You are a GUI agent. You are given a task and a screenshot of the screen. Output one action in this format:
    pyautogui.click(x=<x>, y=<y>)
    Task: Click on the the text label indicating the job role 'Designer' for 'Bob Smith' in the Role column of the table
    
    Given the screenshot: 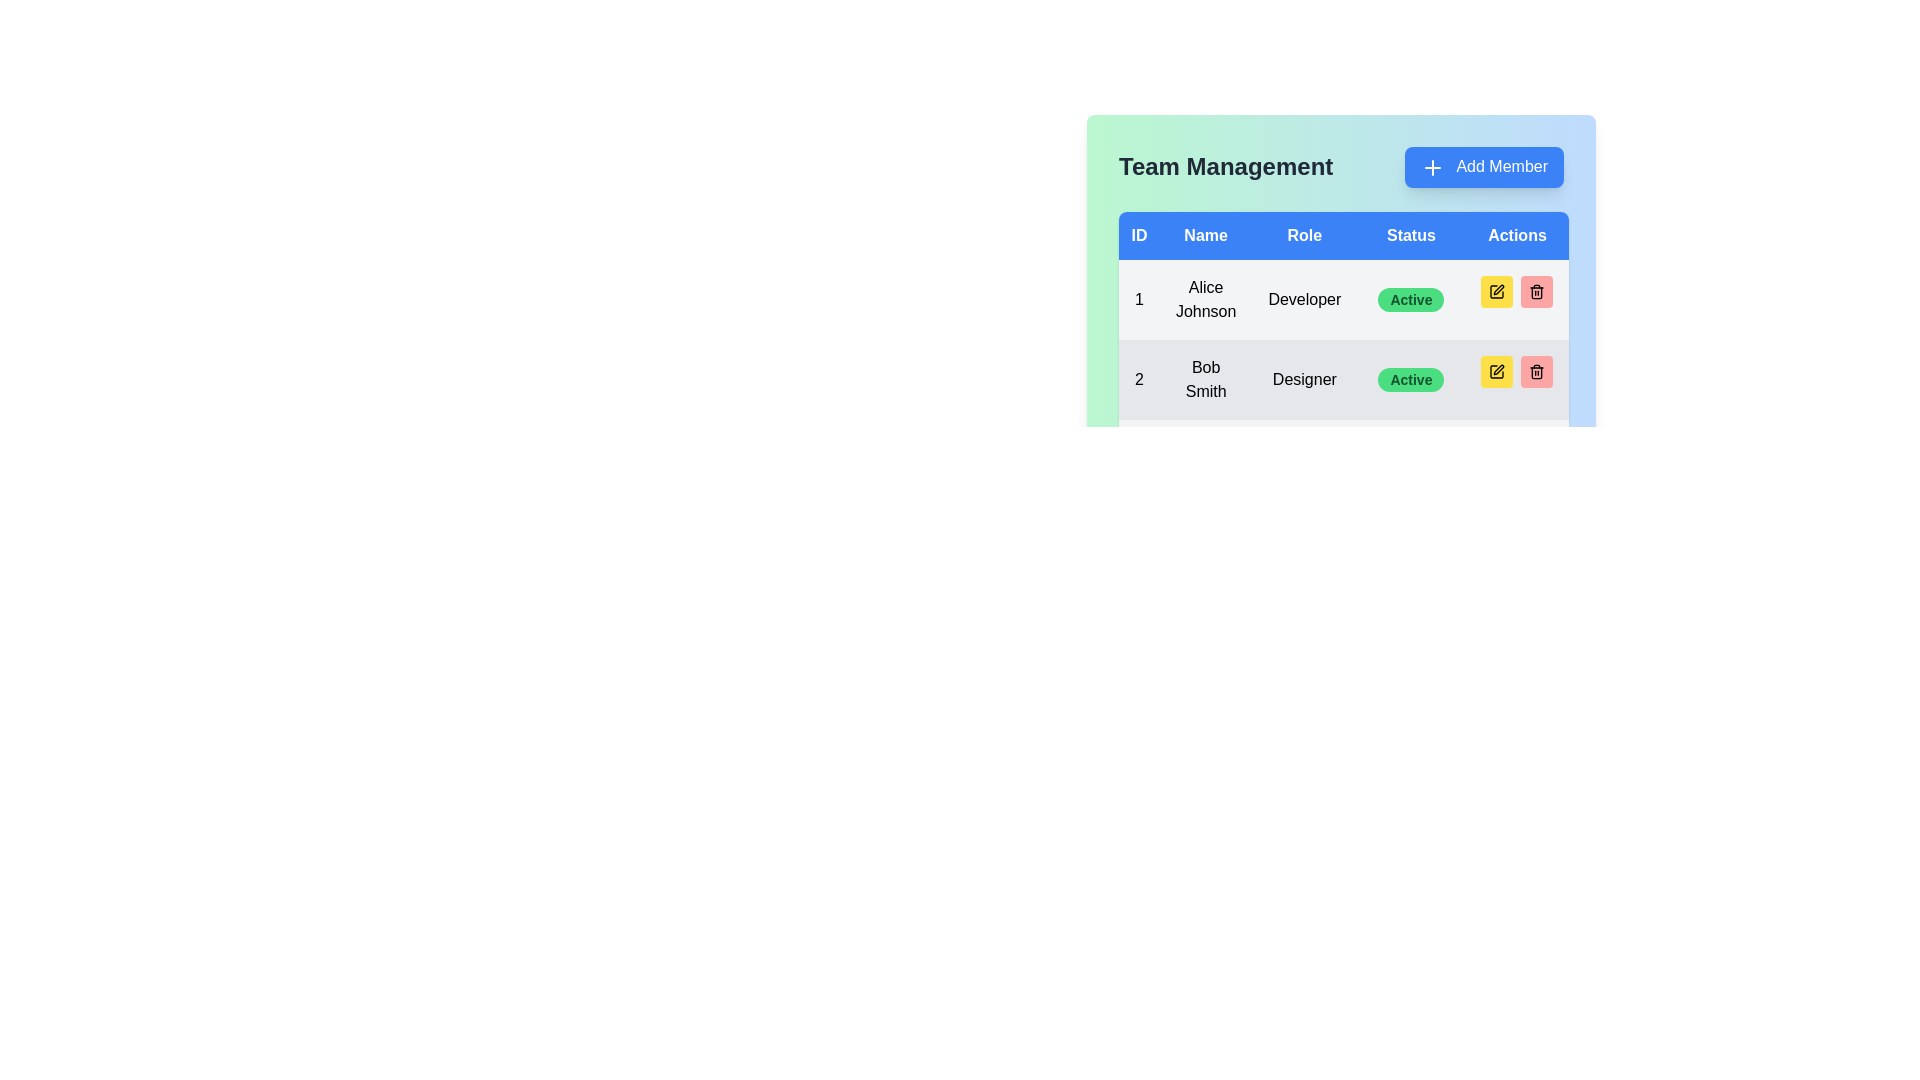 What is the action you would take?
    pyautogui.click(x=1304, y=379)
    